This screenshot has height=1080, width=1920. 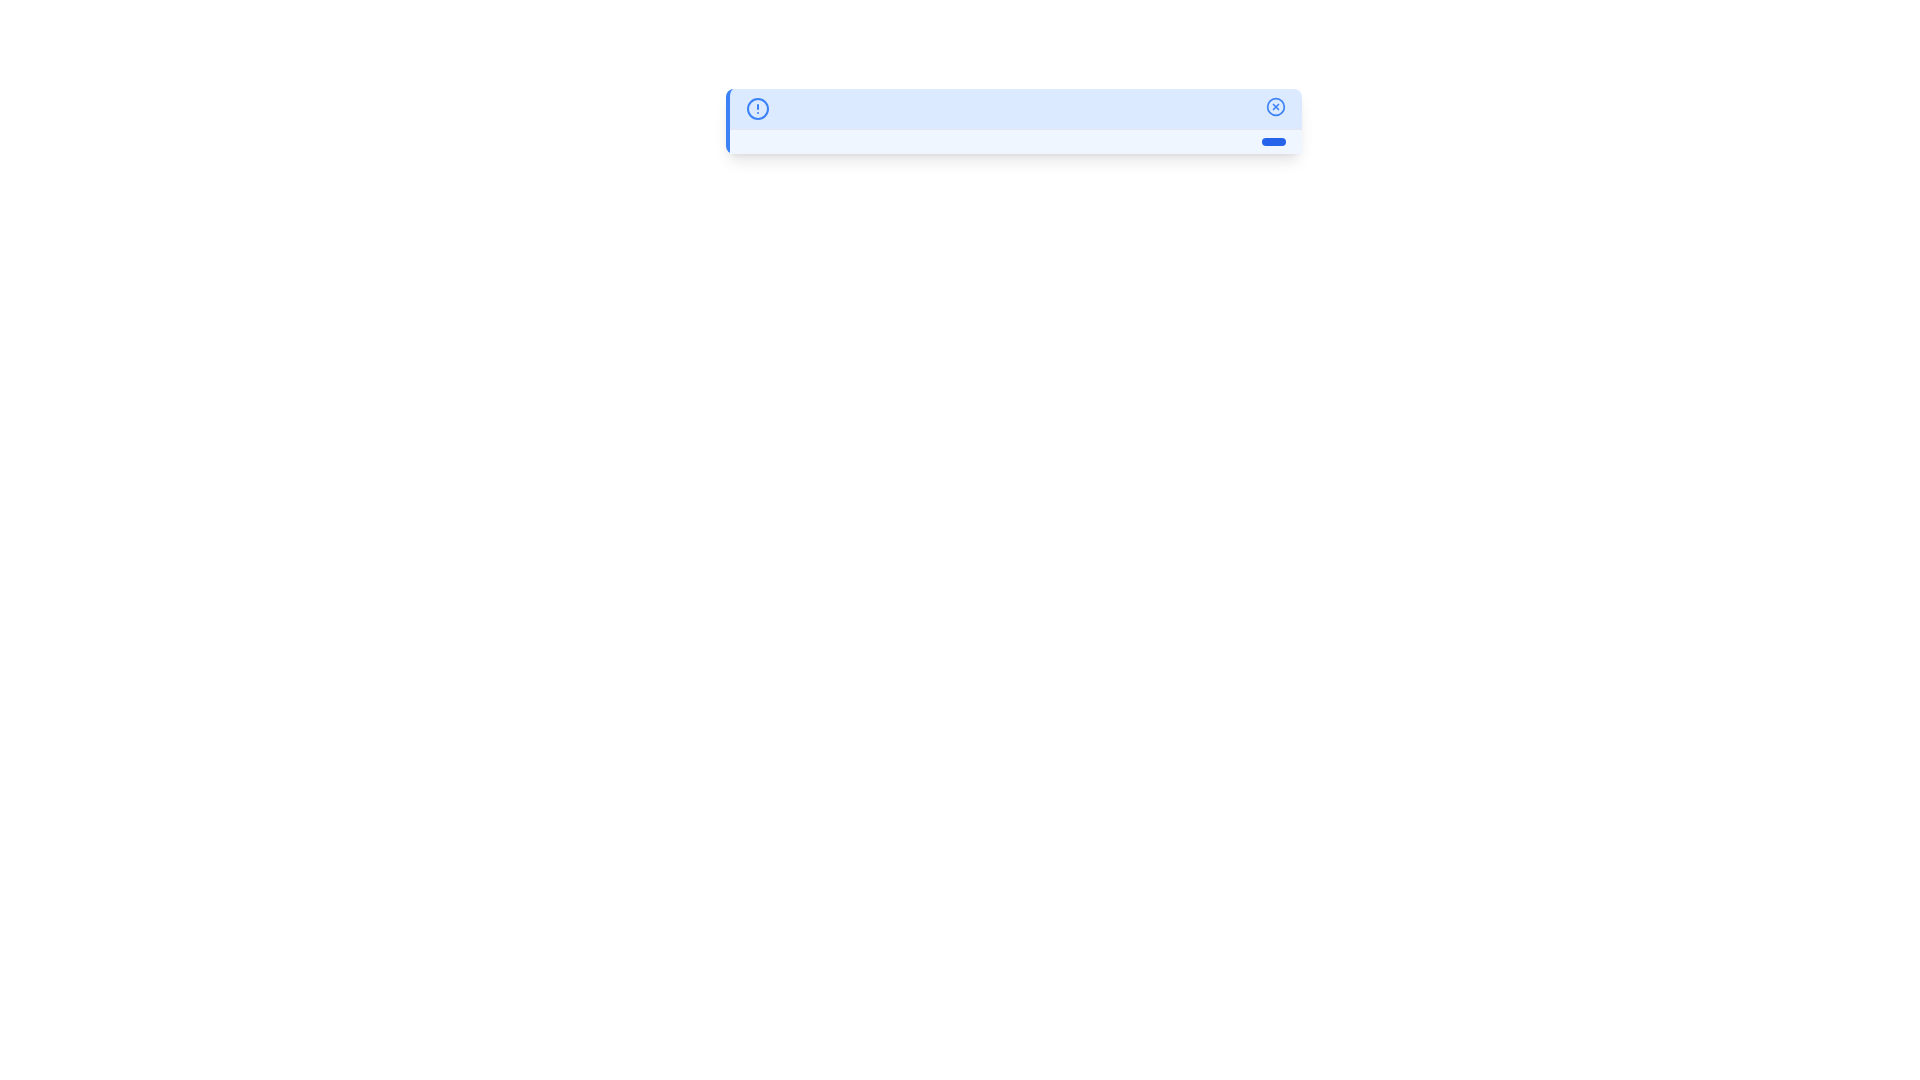 What do you see at coordinates (1275, 107) in the screenshot?
I see `the blue-bordered circle element located at the center of the SVG graphic within the toolbar at the top right of the interface` at bounding box center [1275, 107].